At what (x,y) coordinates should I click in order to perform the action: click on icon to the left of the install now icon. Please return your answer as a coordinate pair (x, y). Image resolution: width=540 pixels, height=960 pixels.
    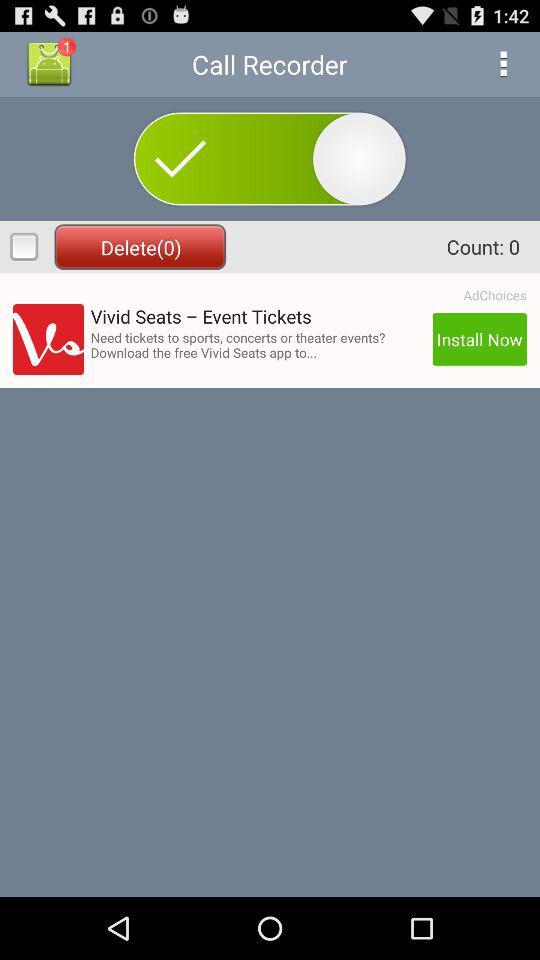
    Looking at the image, I should click on (258, 345).